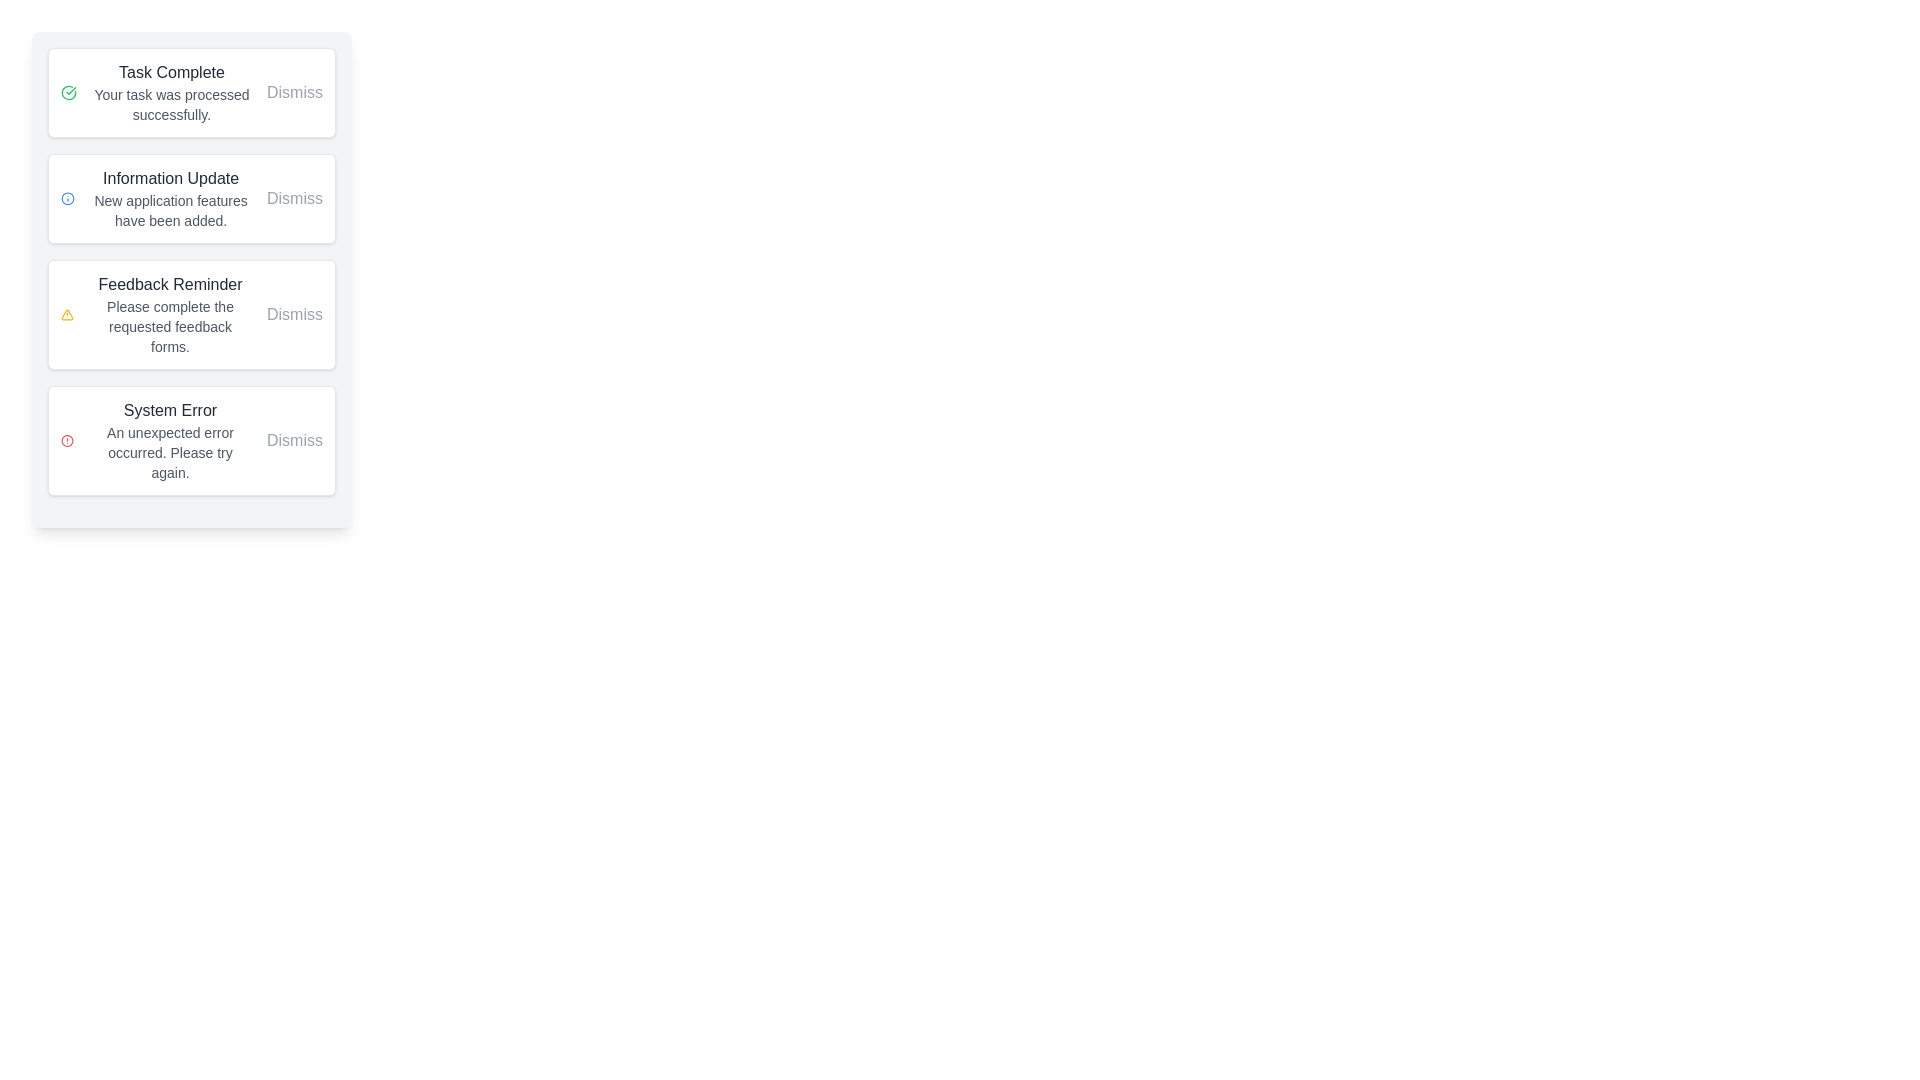  I want to click on the Text Header element labeled 'Feedback Reminder', which is styled with a medium font weight and dark gray color, located at the top of the third notification box, so click(170, 285).